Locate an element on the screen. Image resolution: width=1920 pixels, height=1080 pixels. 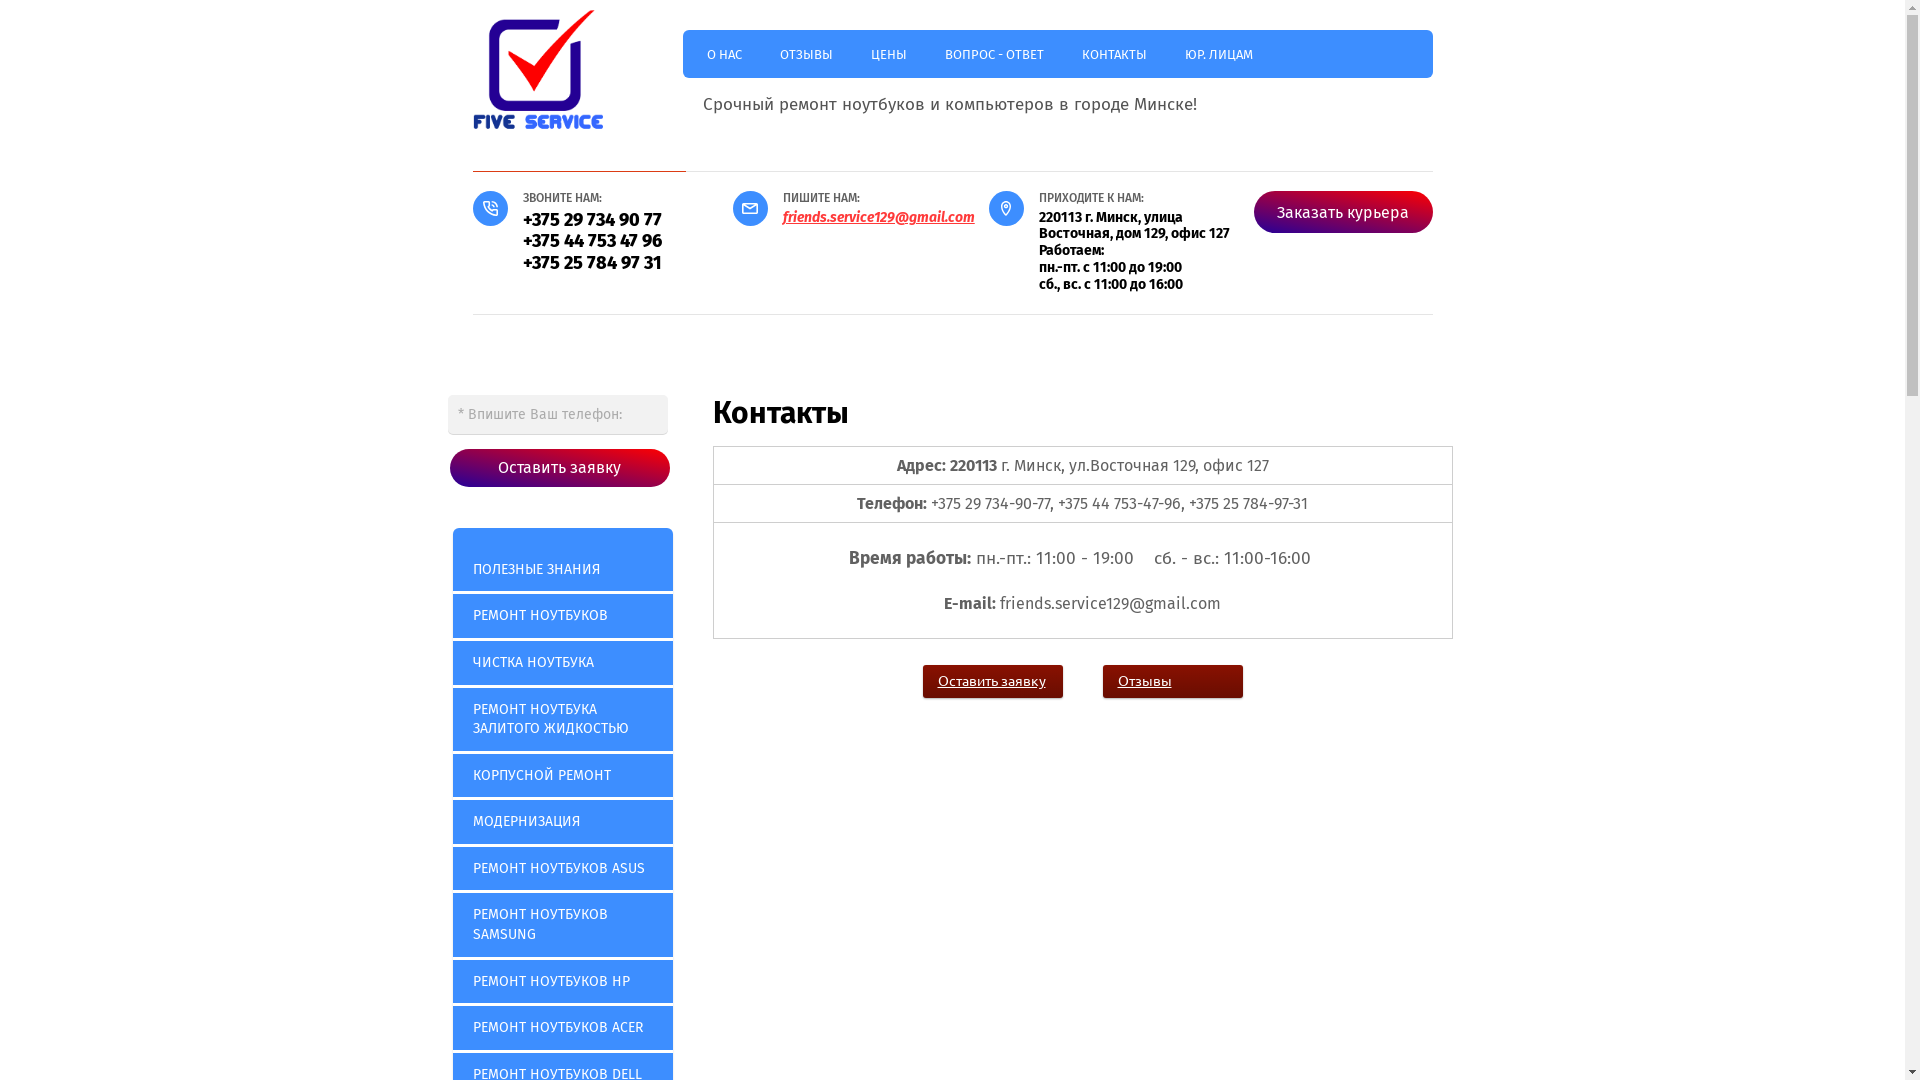
'+375 29 734 90 77' is located at coordinates (590, 219).